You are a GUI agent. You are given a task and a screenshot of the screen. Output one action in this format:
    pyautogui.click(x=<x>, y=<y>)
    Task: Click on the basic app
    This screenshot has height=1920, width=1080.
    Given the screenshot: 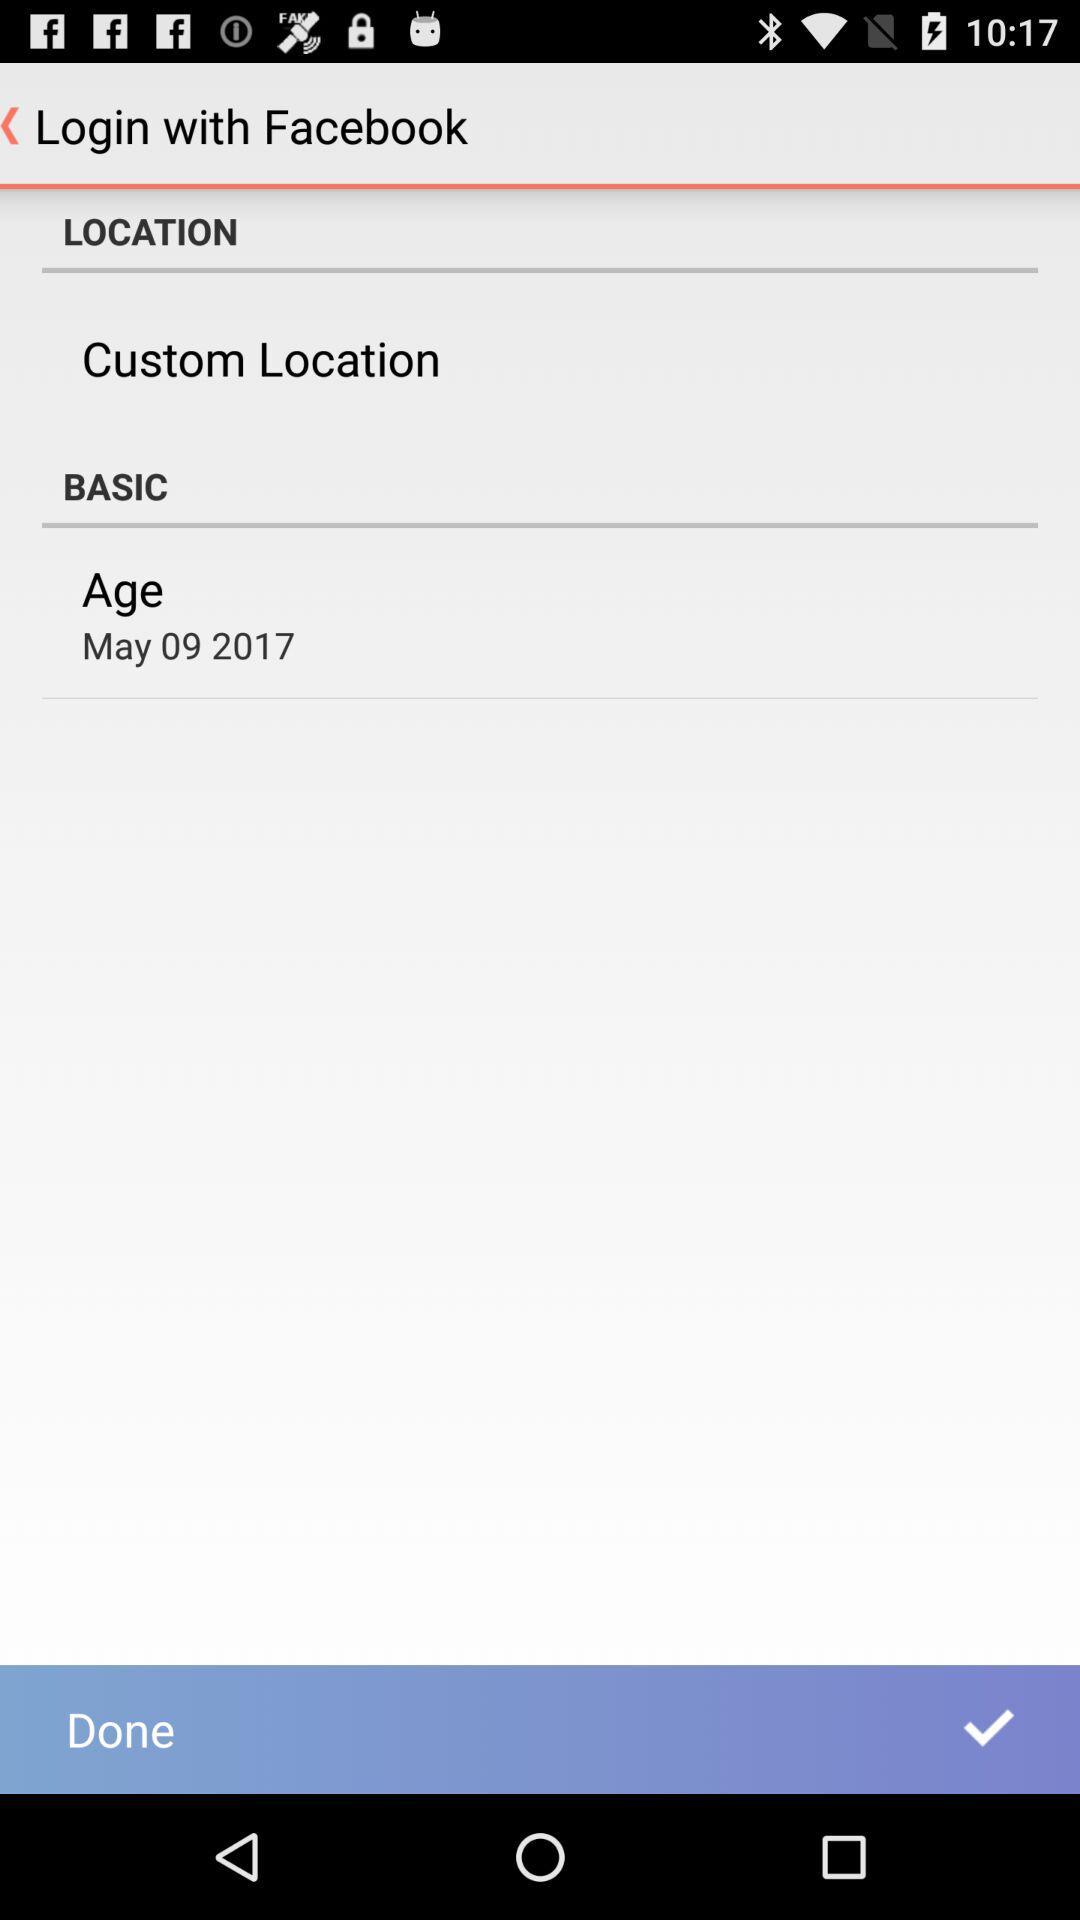 What is the action you would take?
    pyautogui.click(x=540, y=485)
    